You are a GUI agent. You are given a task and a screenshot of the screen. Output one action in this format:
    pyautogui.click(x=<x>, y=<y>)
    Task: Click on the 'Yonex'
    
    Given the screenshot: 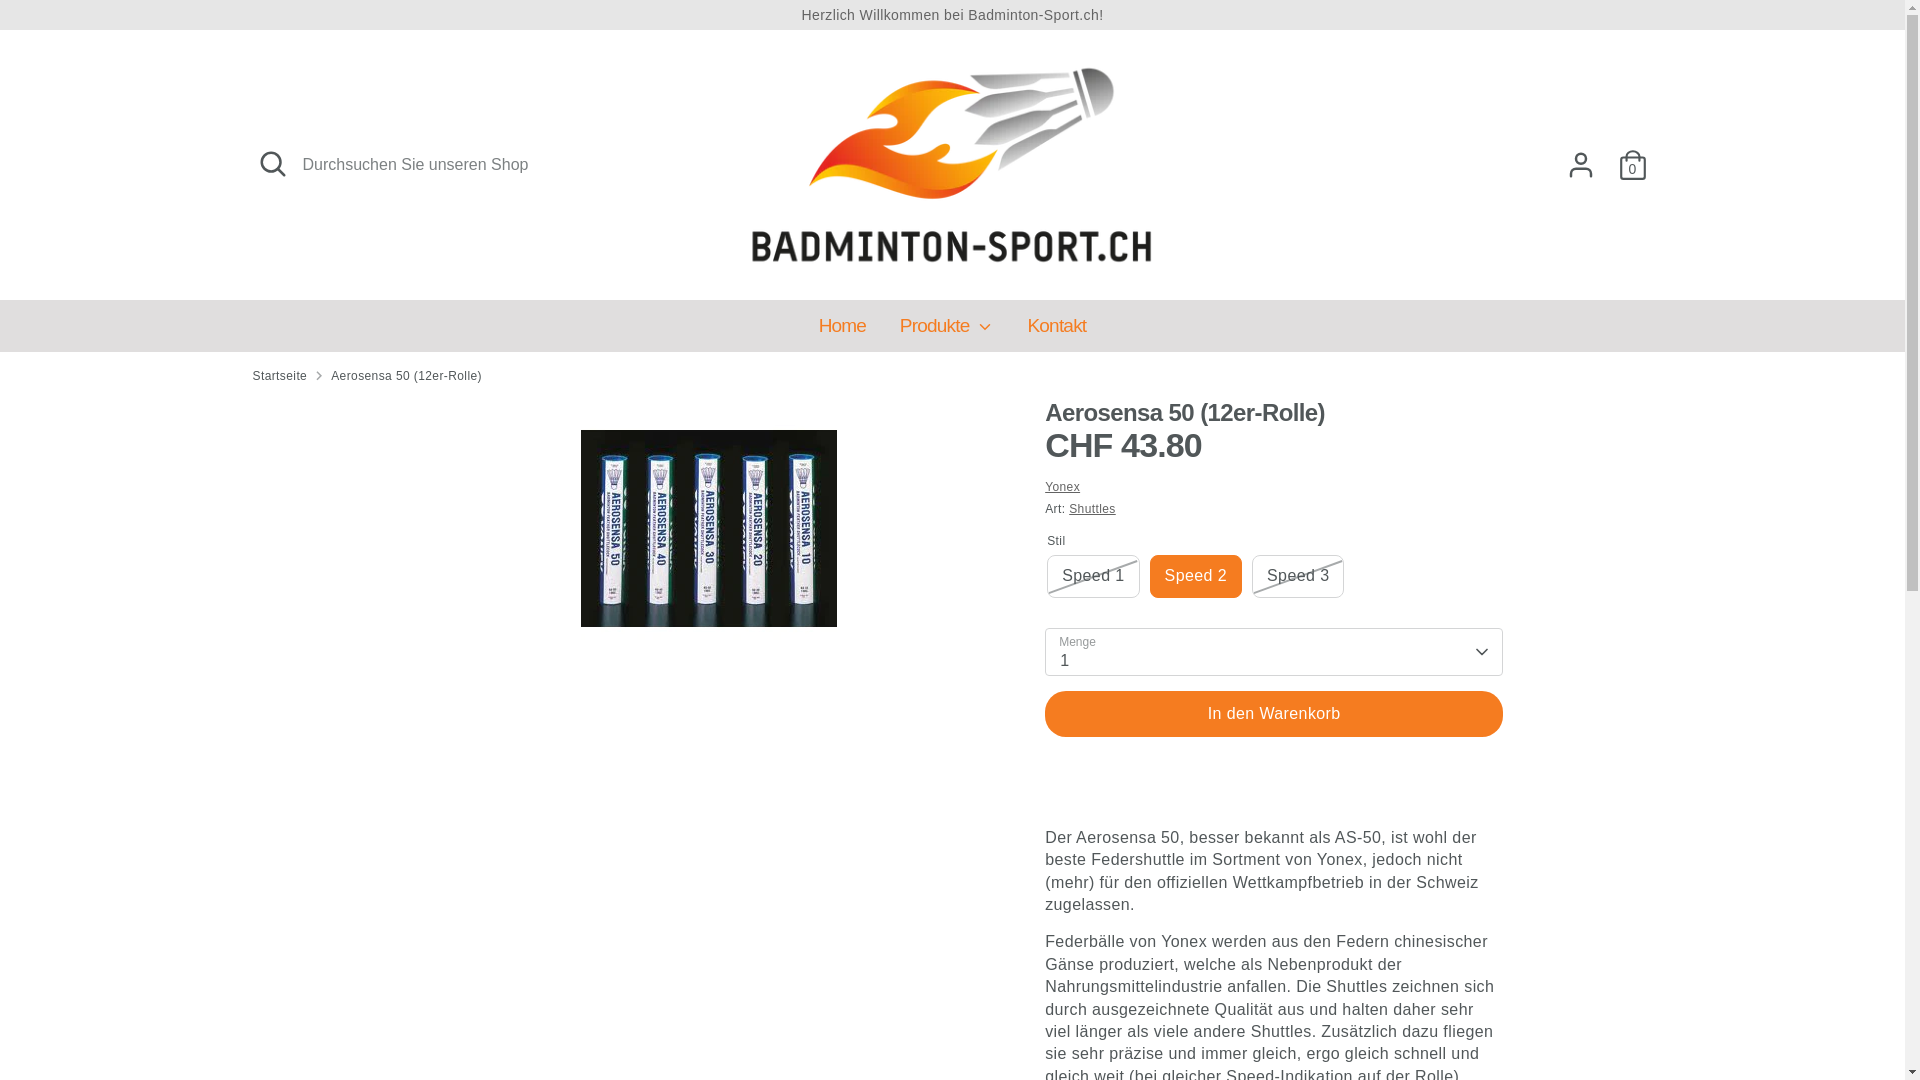 What is the action you would take?
    pyautogui.click(x=1061, y=486)
    